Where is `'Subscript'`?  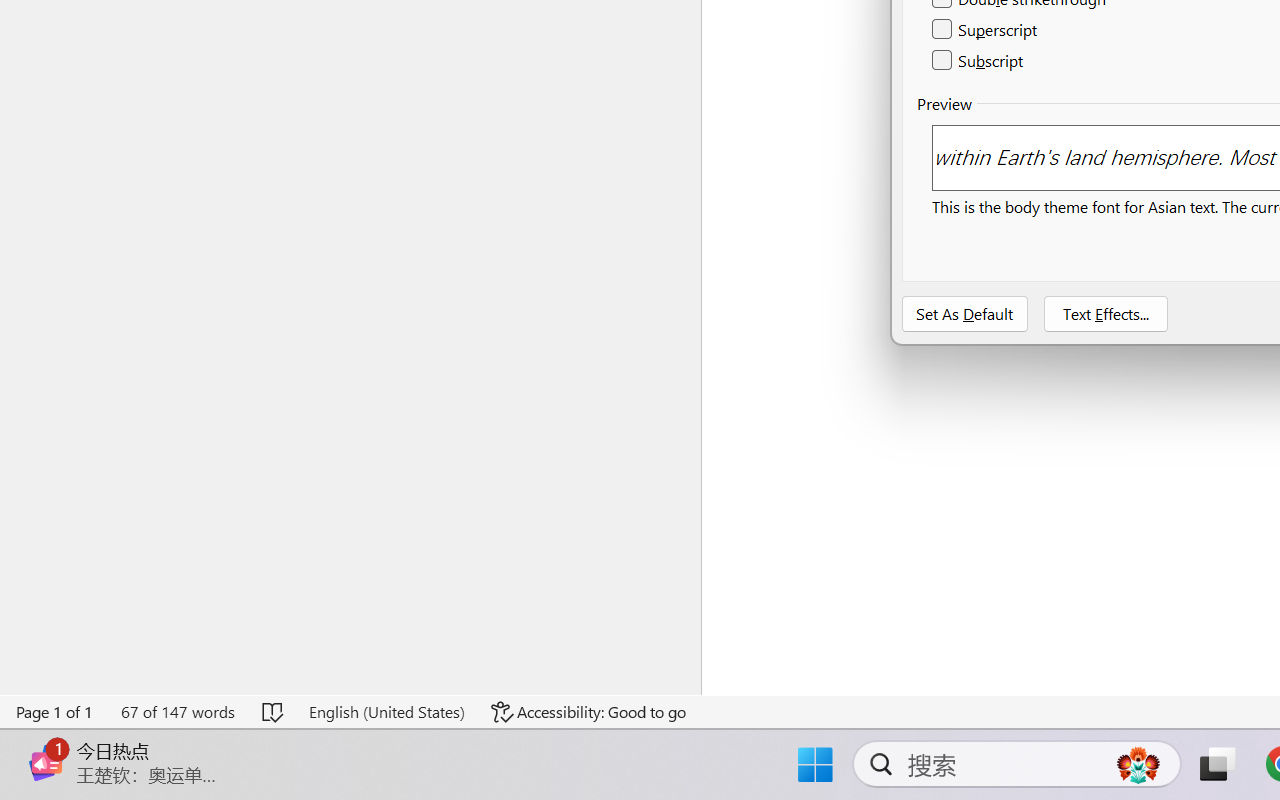
'Subscript' is located at coordinates (979, 59).